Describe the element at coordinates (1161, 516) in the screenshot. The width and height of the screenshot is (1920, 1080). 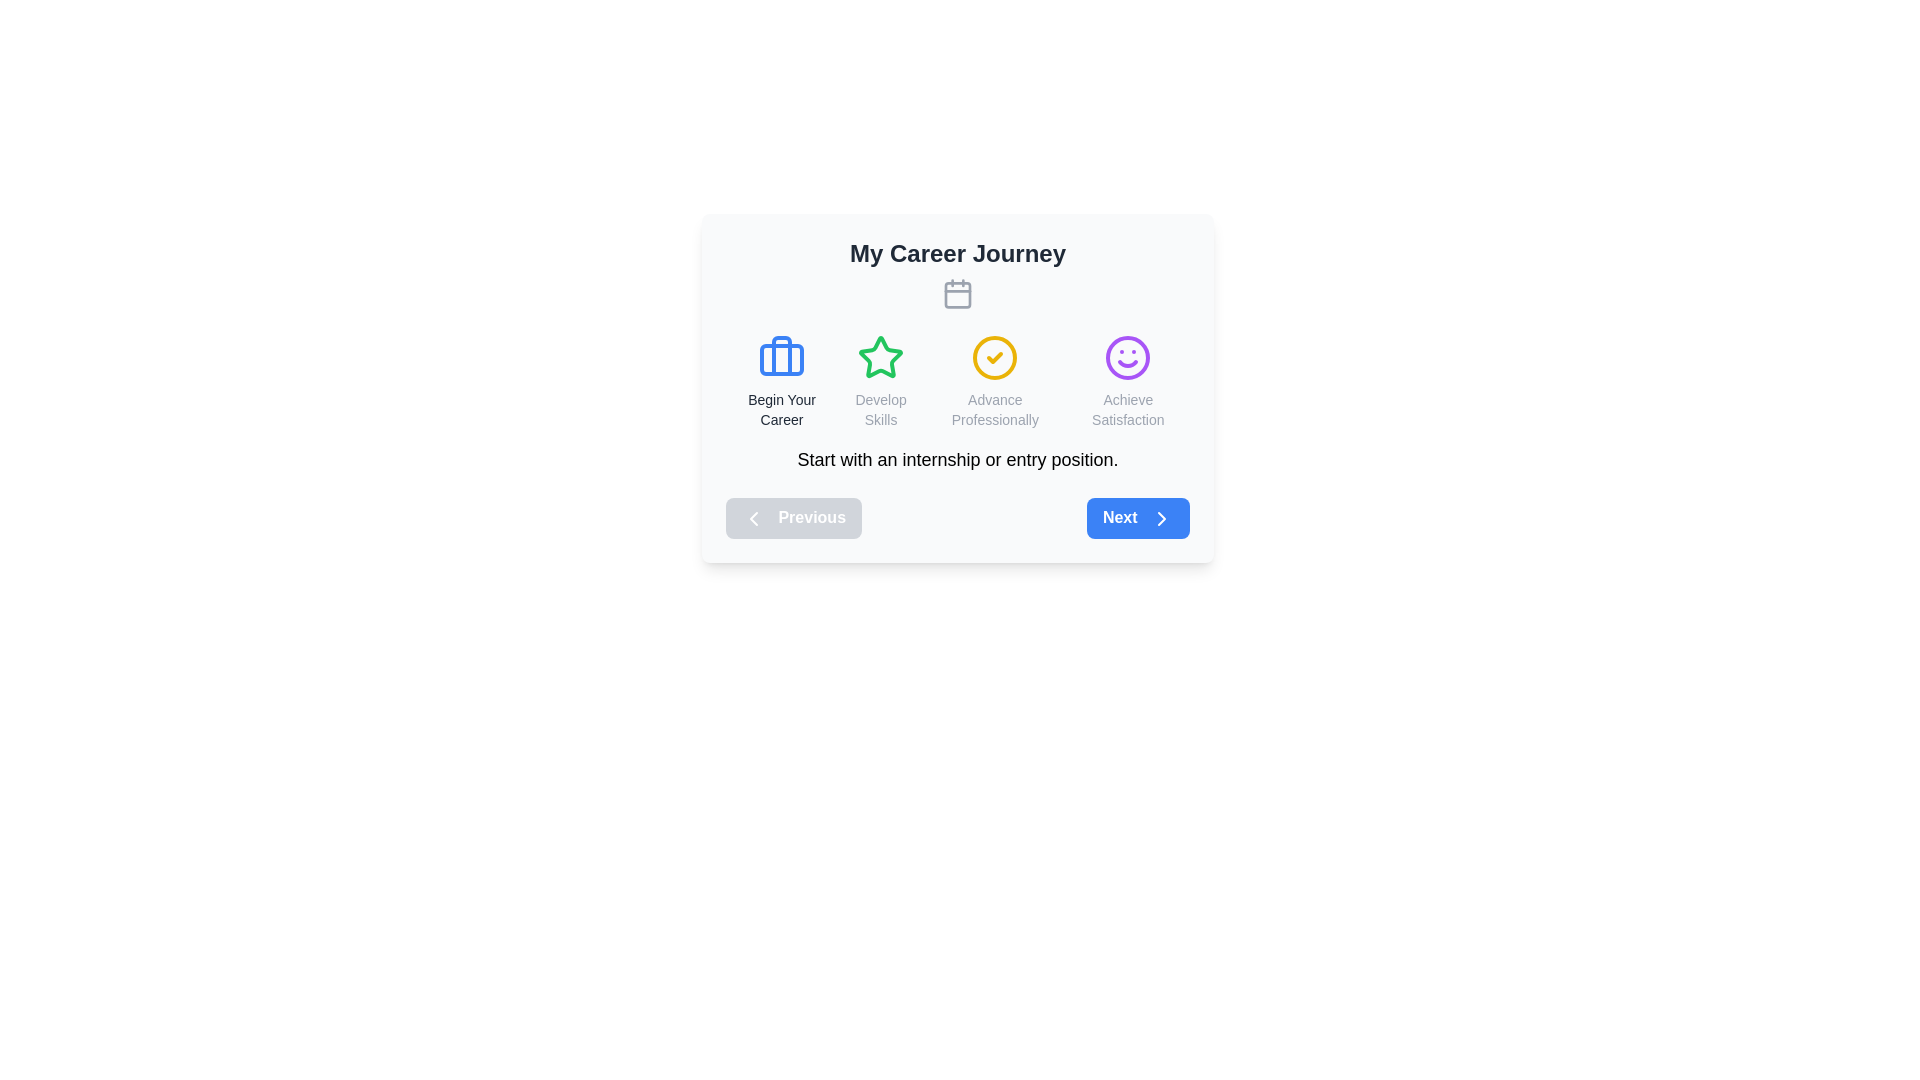
I see `the 'Next' button` at that location.